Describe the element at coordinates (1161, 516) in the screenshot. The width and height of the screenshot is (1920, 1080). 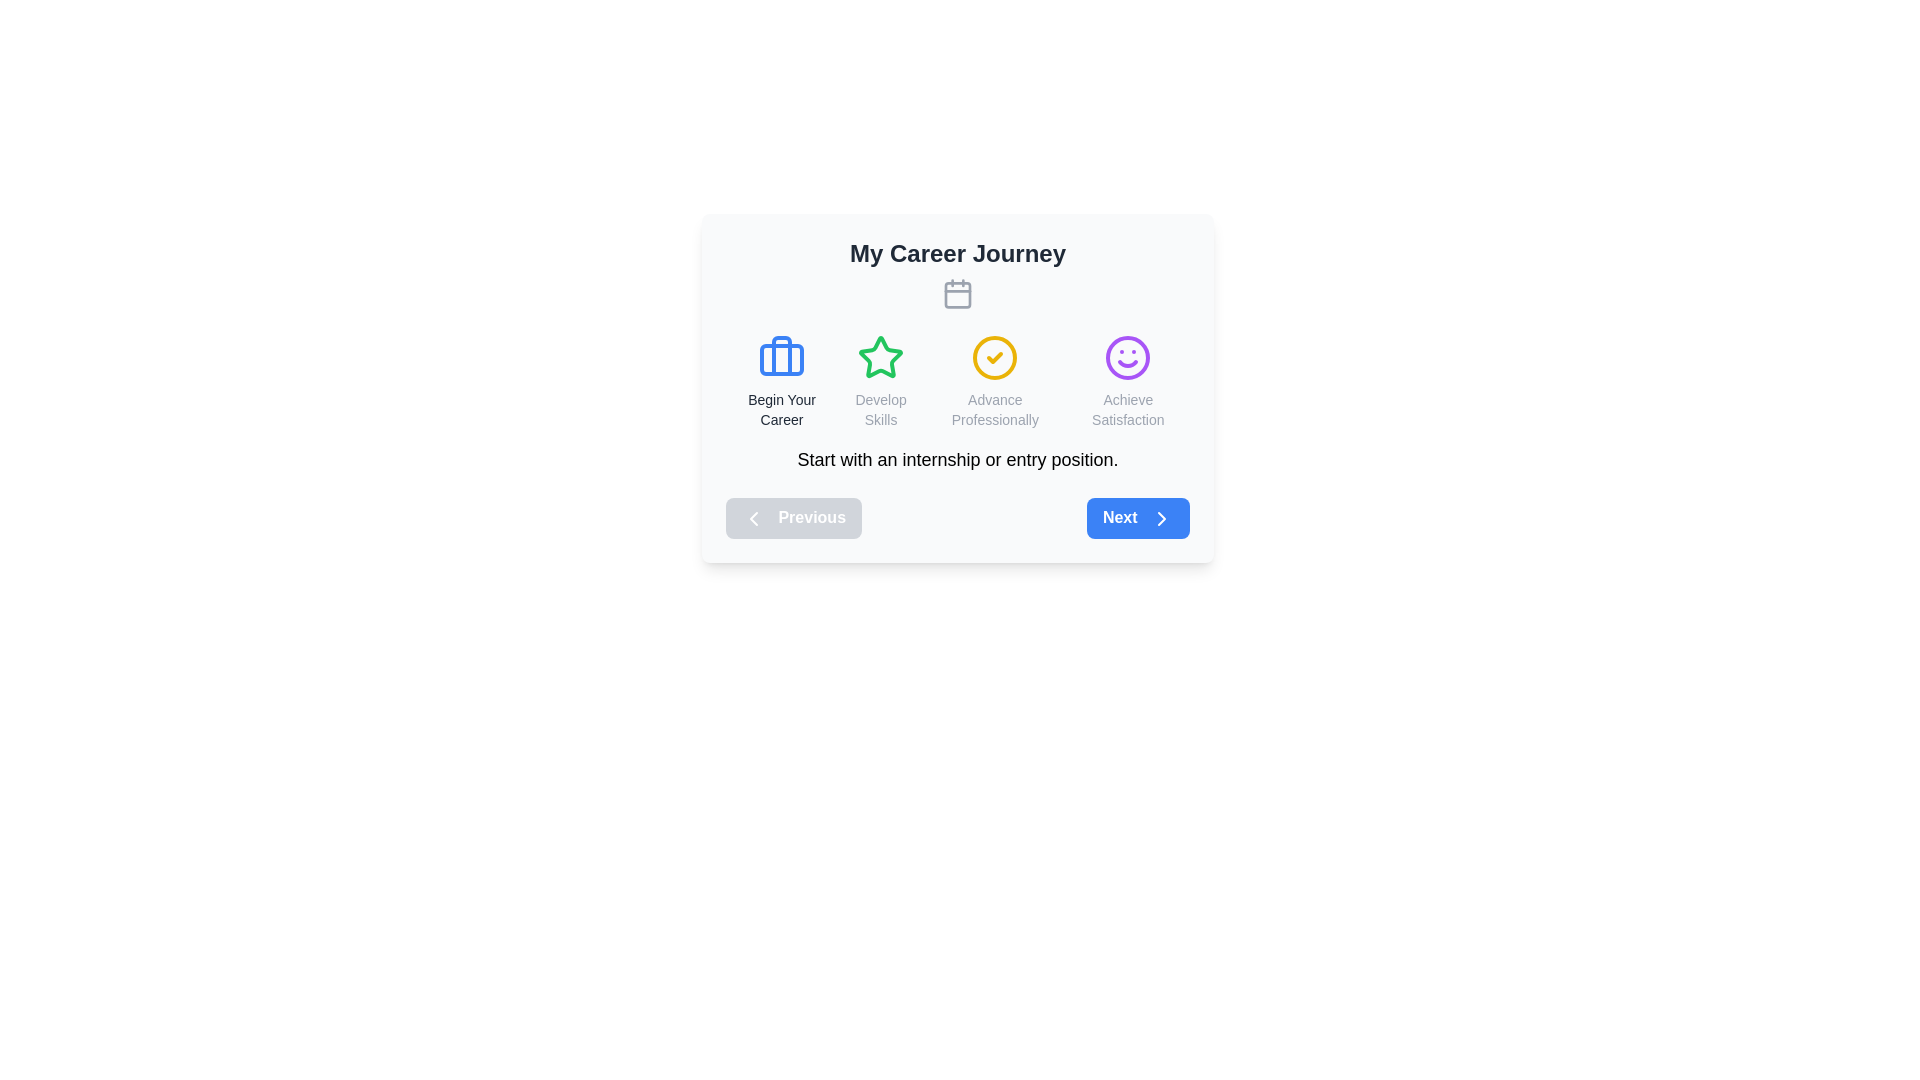
I see `the 'Next' button` at that location.